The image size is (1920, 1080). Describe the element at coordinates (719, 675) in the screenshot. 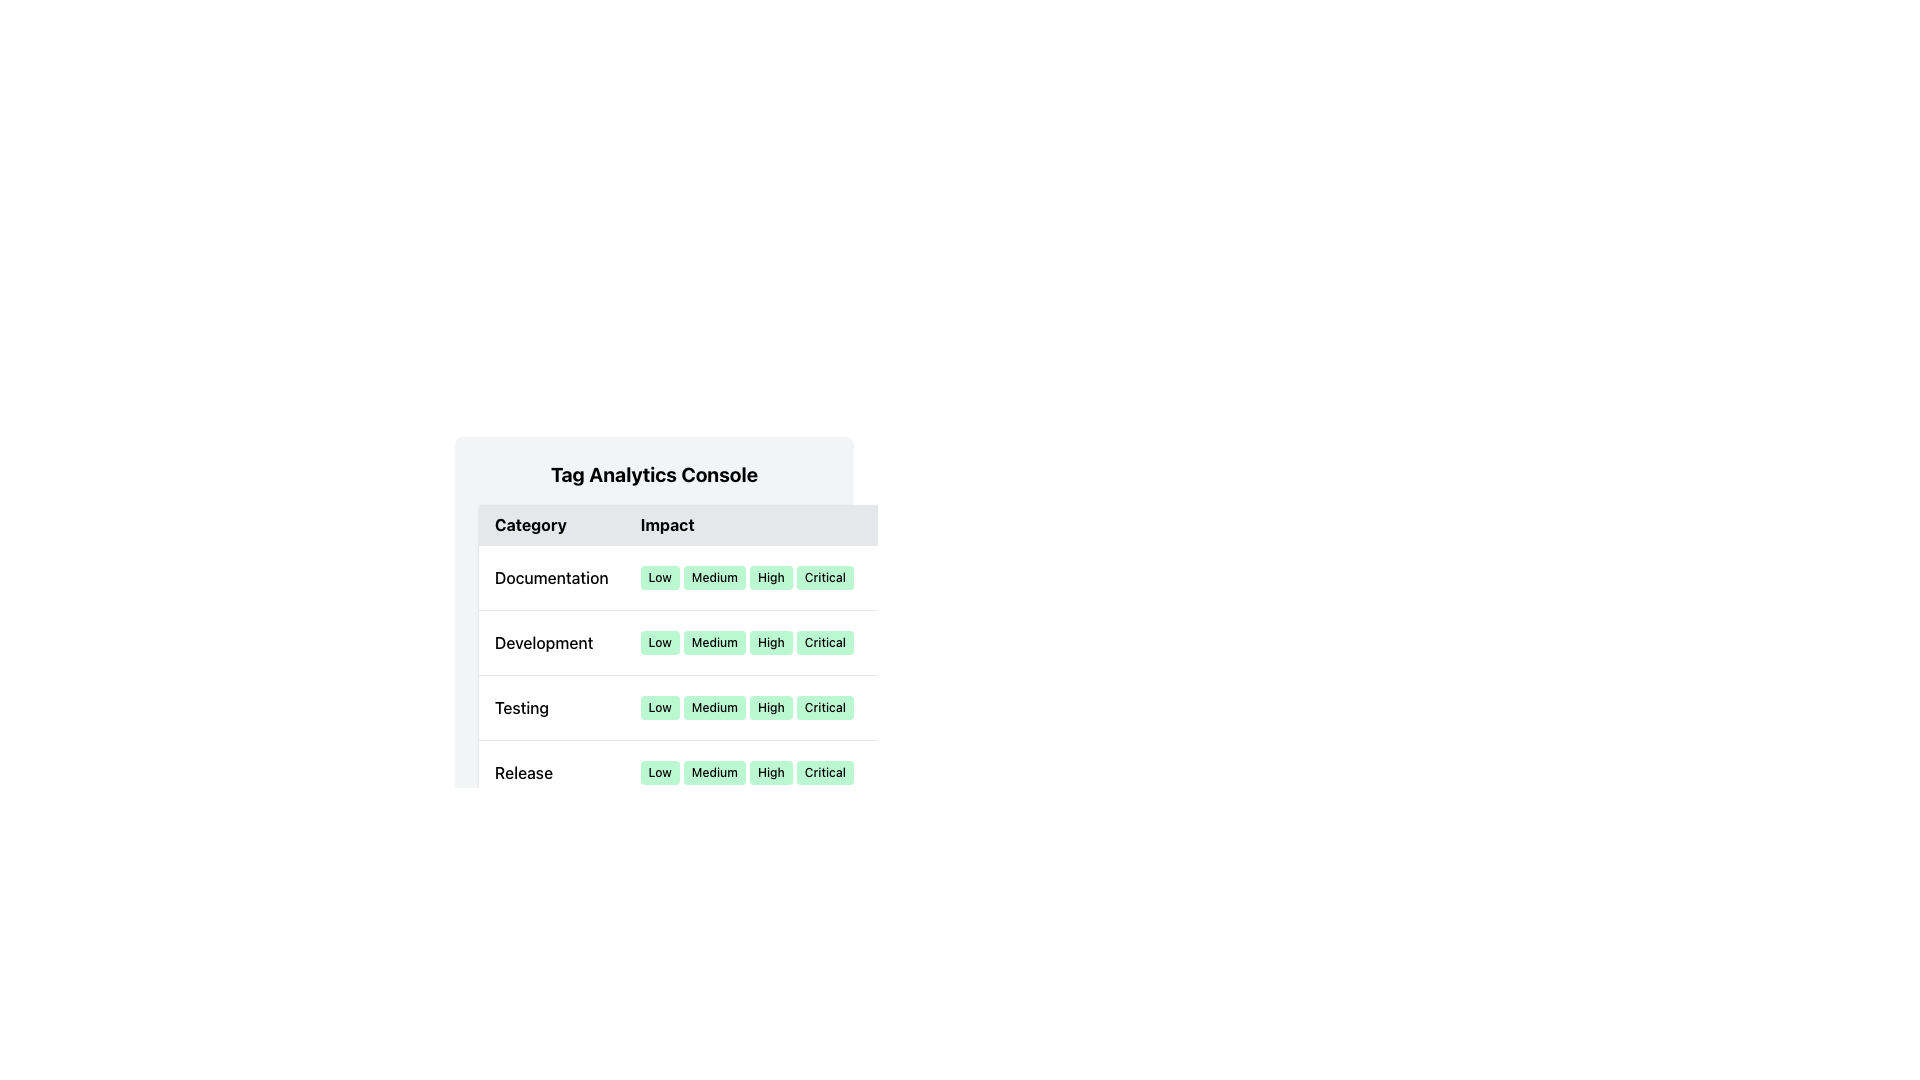

I see `the buttons in the row labeled 'Development' within the table, which contains status options like 'Low,' 'Medium,' 'High,' and 'Critical.'` at that location.